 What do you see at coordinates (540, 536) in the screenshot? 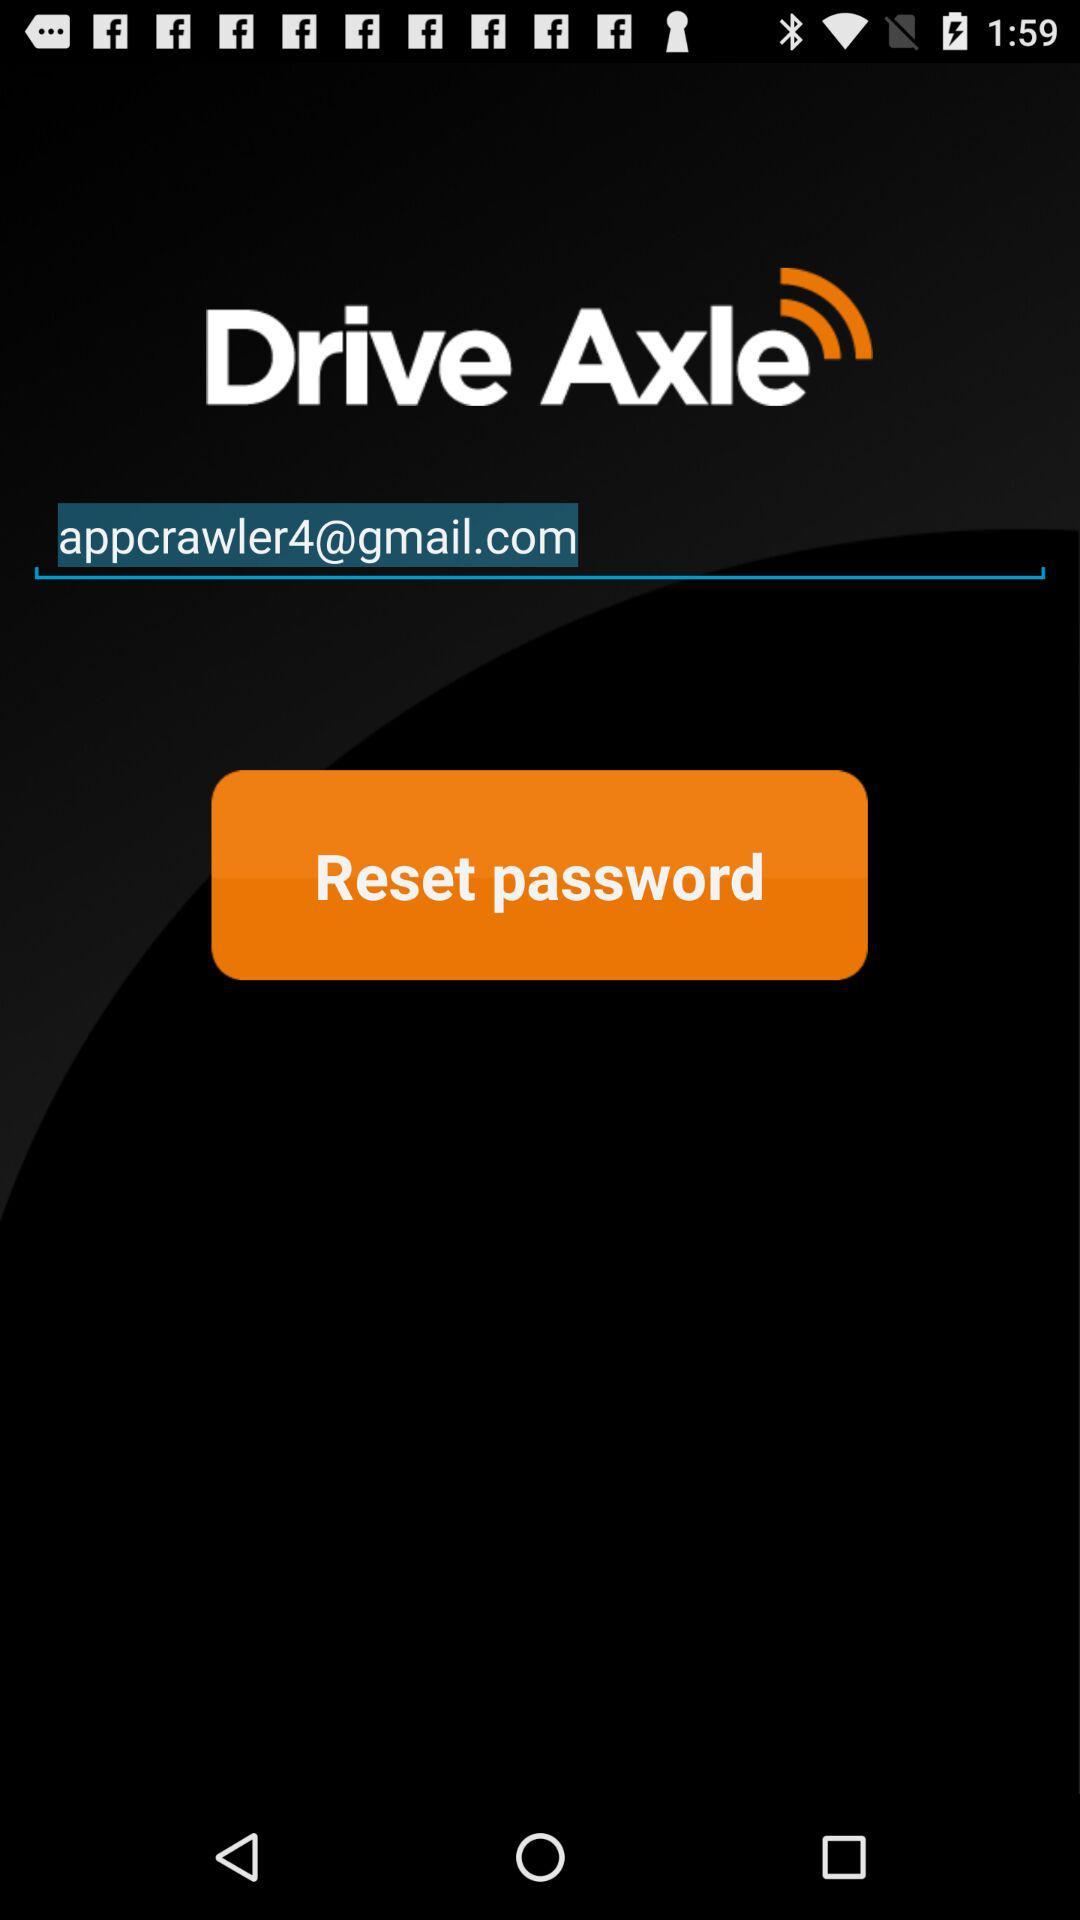
I see `appcrawler4@gmail.com icon` at bounding box center [540, 536].